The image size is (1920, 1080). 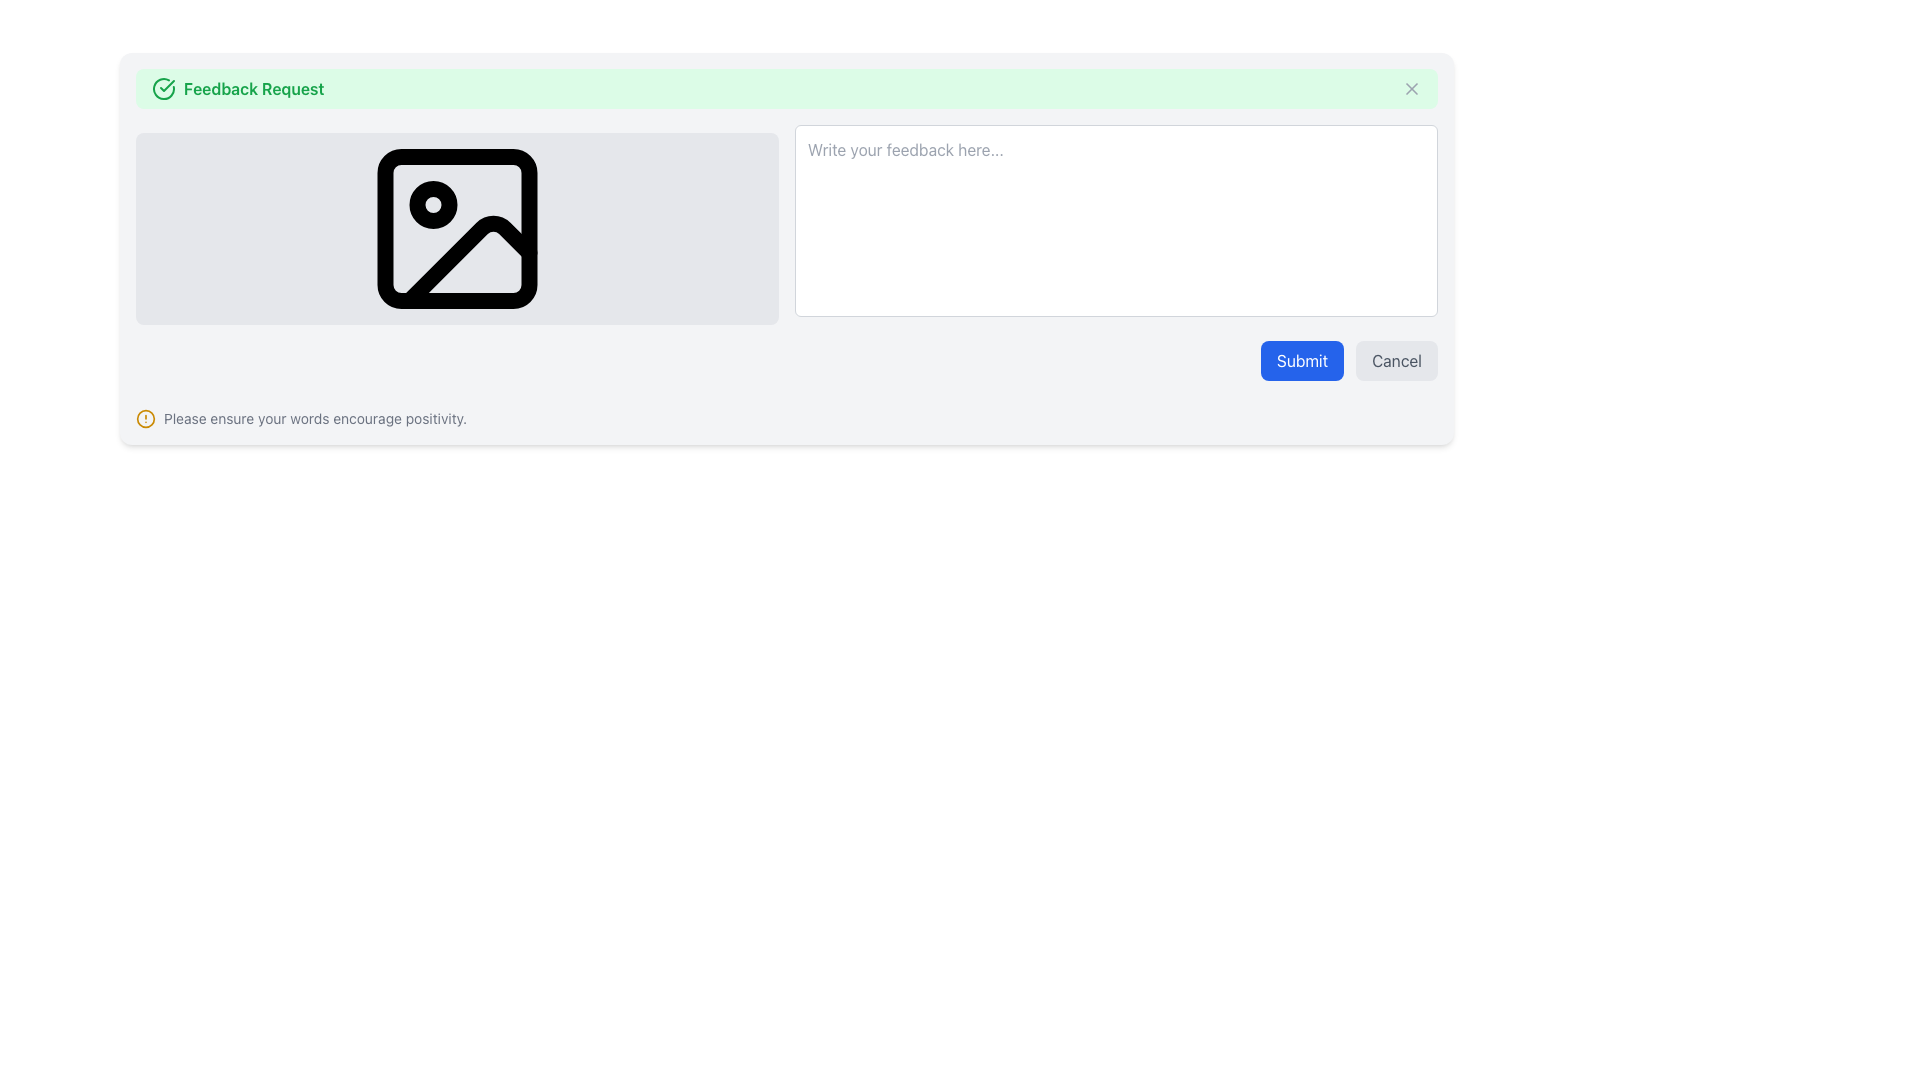 I want to click on the circular alert icon with a yellow bordered circle and an exclamation mark, located adjacent to the text 'Please ensure your words encourage positivity.', so click(x=144, y=418).